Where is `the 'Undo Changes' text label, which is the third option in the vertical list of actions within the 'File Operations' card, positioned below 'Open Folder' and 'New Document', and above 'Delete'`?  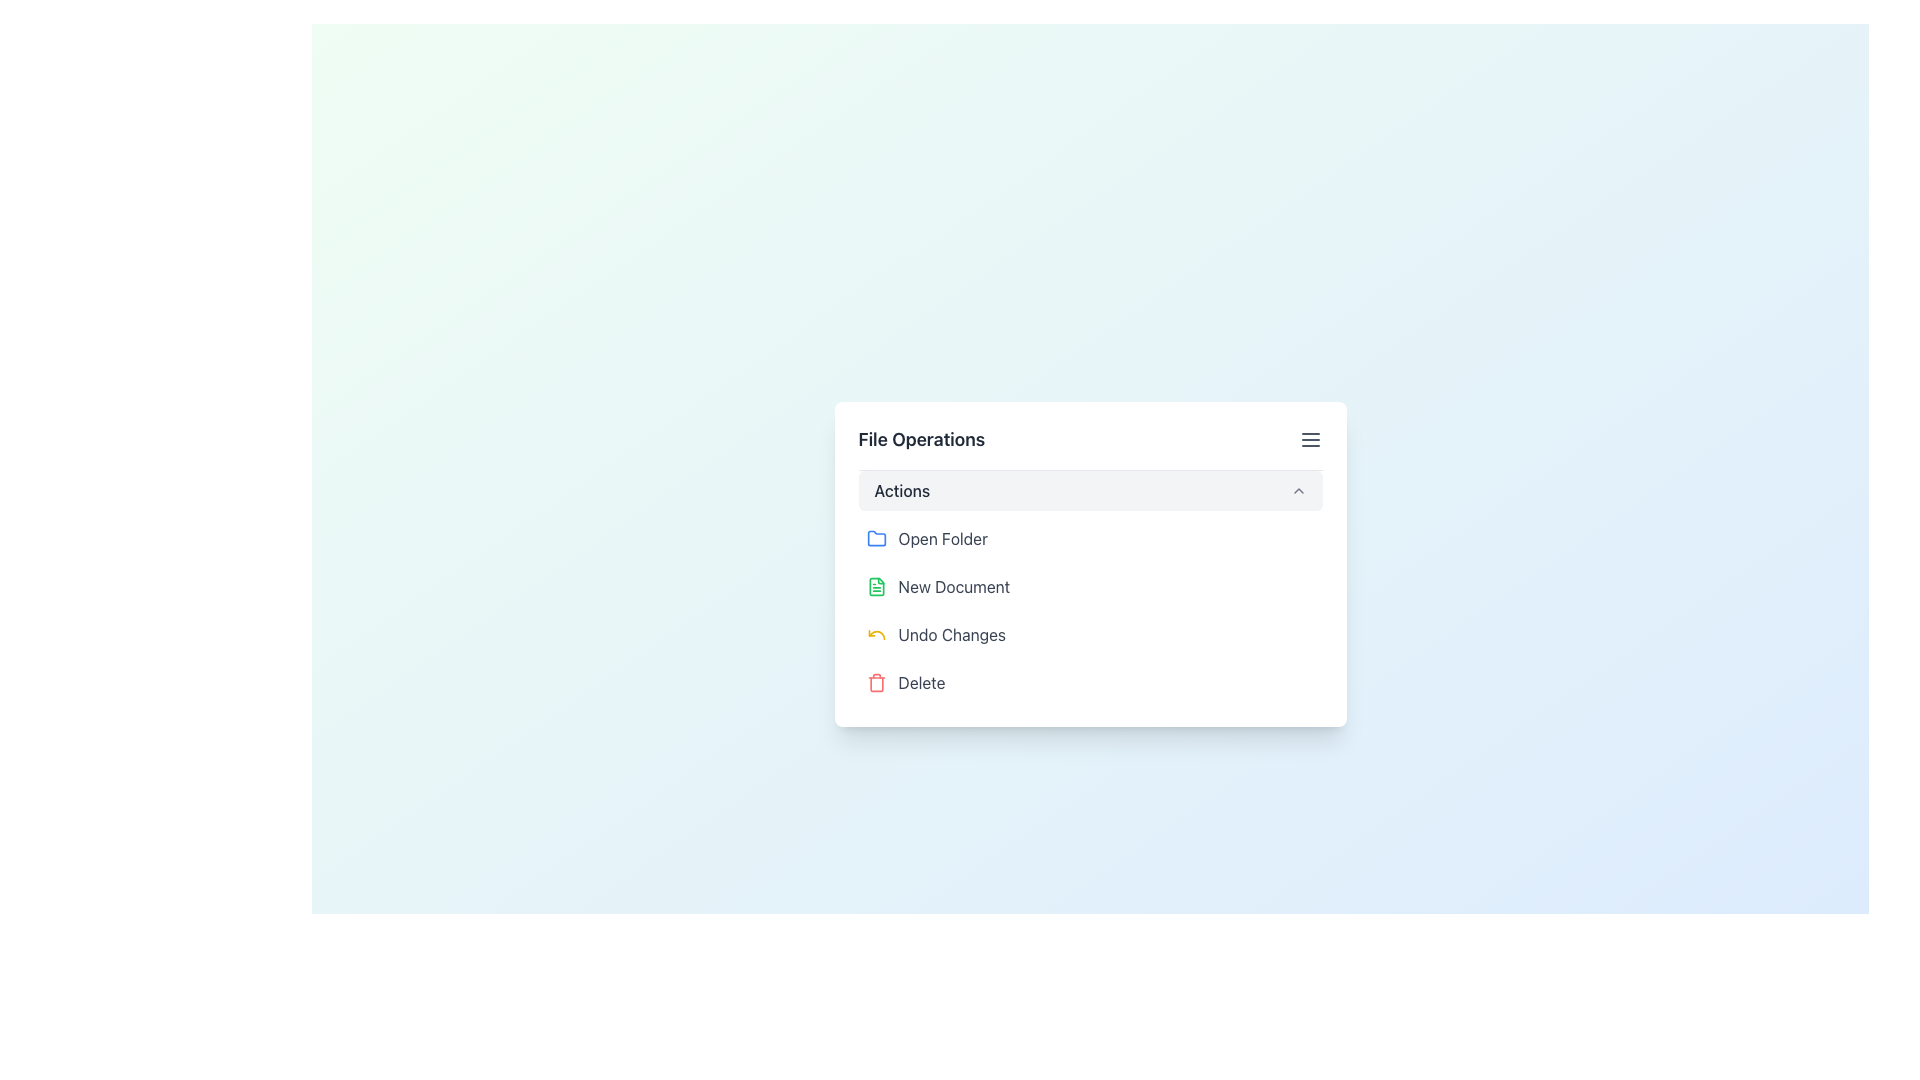 the 'Undo Changes' text label, which is the third option in the vertical list of actions within the 'File Operations' card, positioned below 'Open Folder' and 'New Document', and above 'Delete' is located at coordinates (951, 634).